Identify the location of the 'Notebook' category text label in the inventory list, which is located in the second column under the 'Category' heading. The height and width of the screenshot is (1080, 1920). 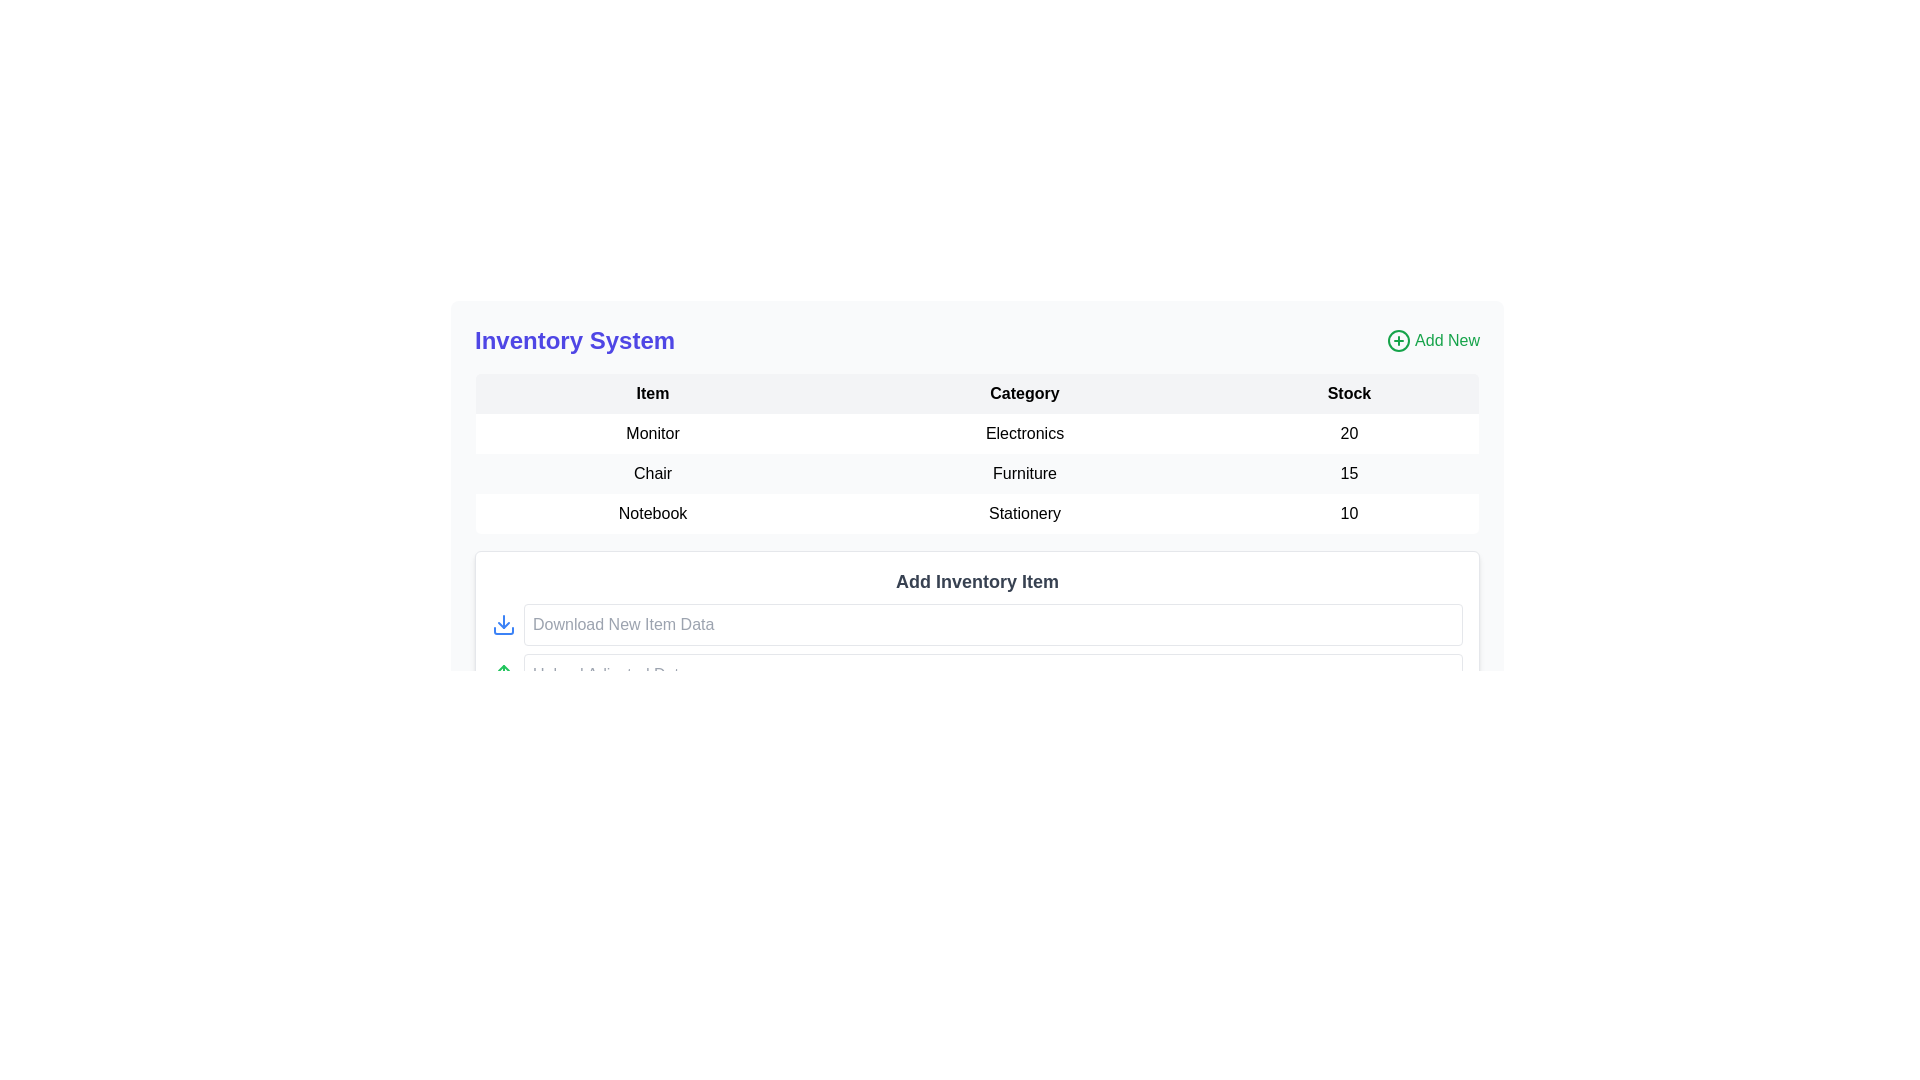
(1025, 512).